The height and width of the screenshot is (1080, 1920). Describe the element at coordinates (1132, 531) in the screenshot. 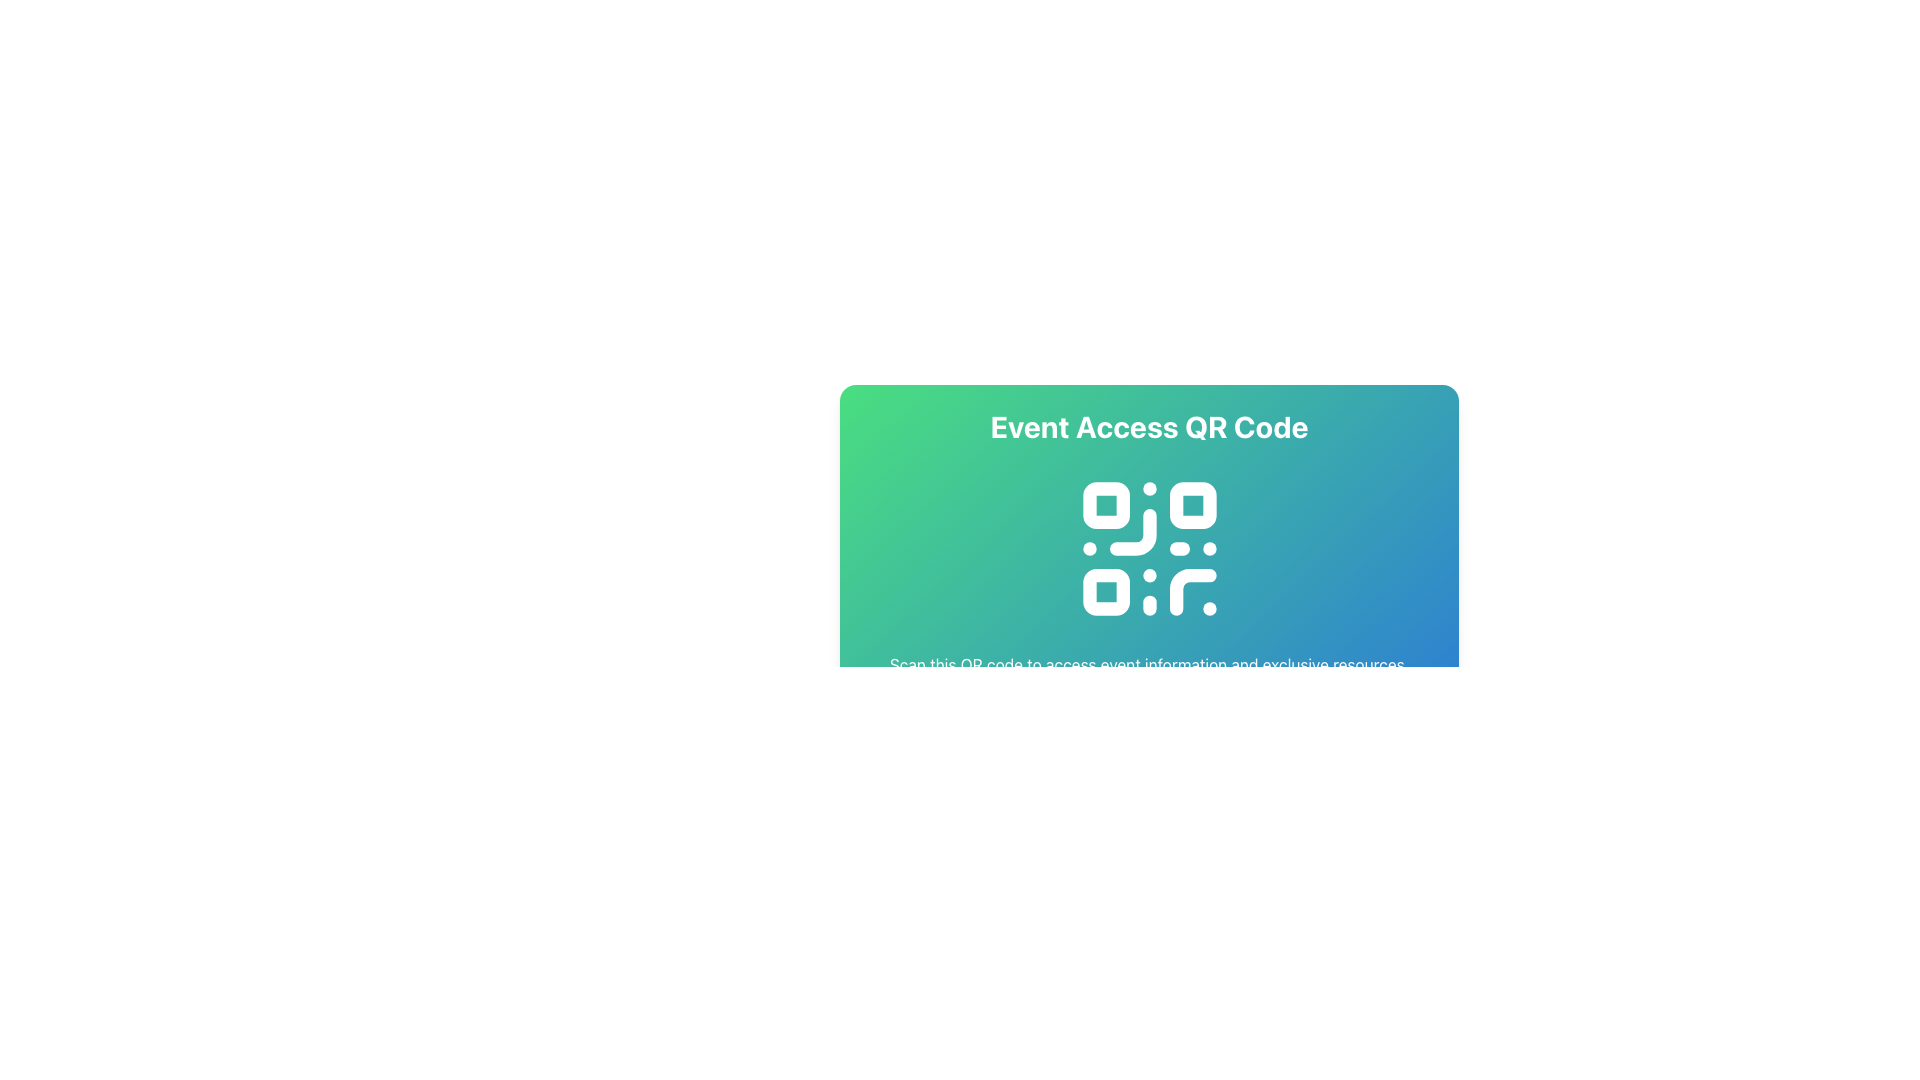

I see `the curved line segment of the QR code located in the central lower-left area of the QR code structure` at that location.